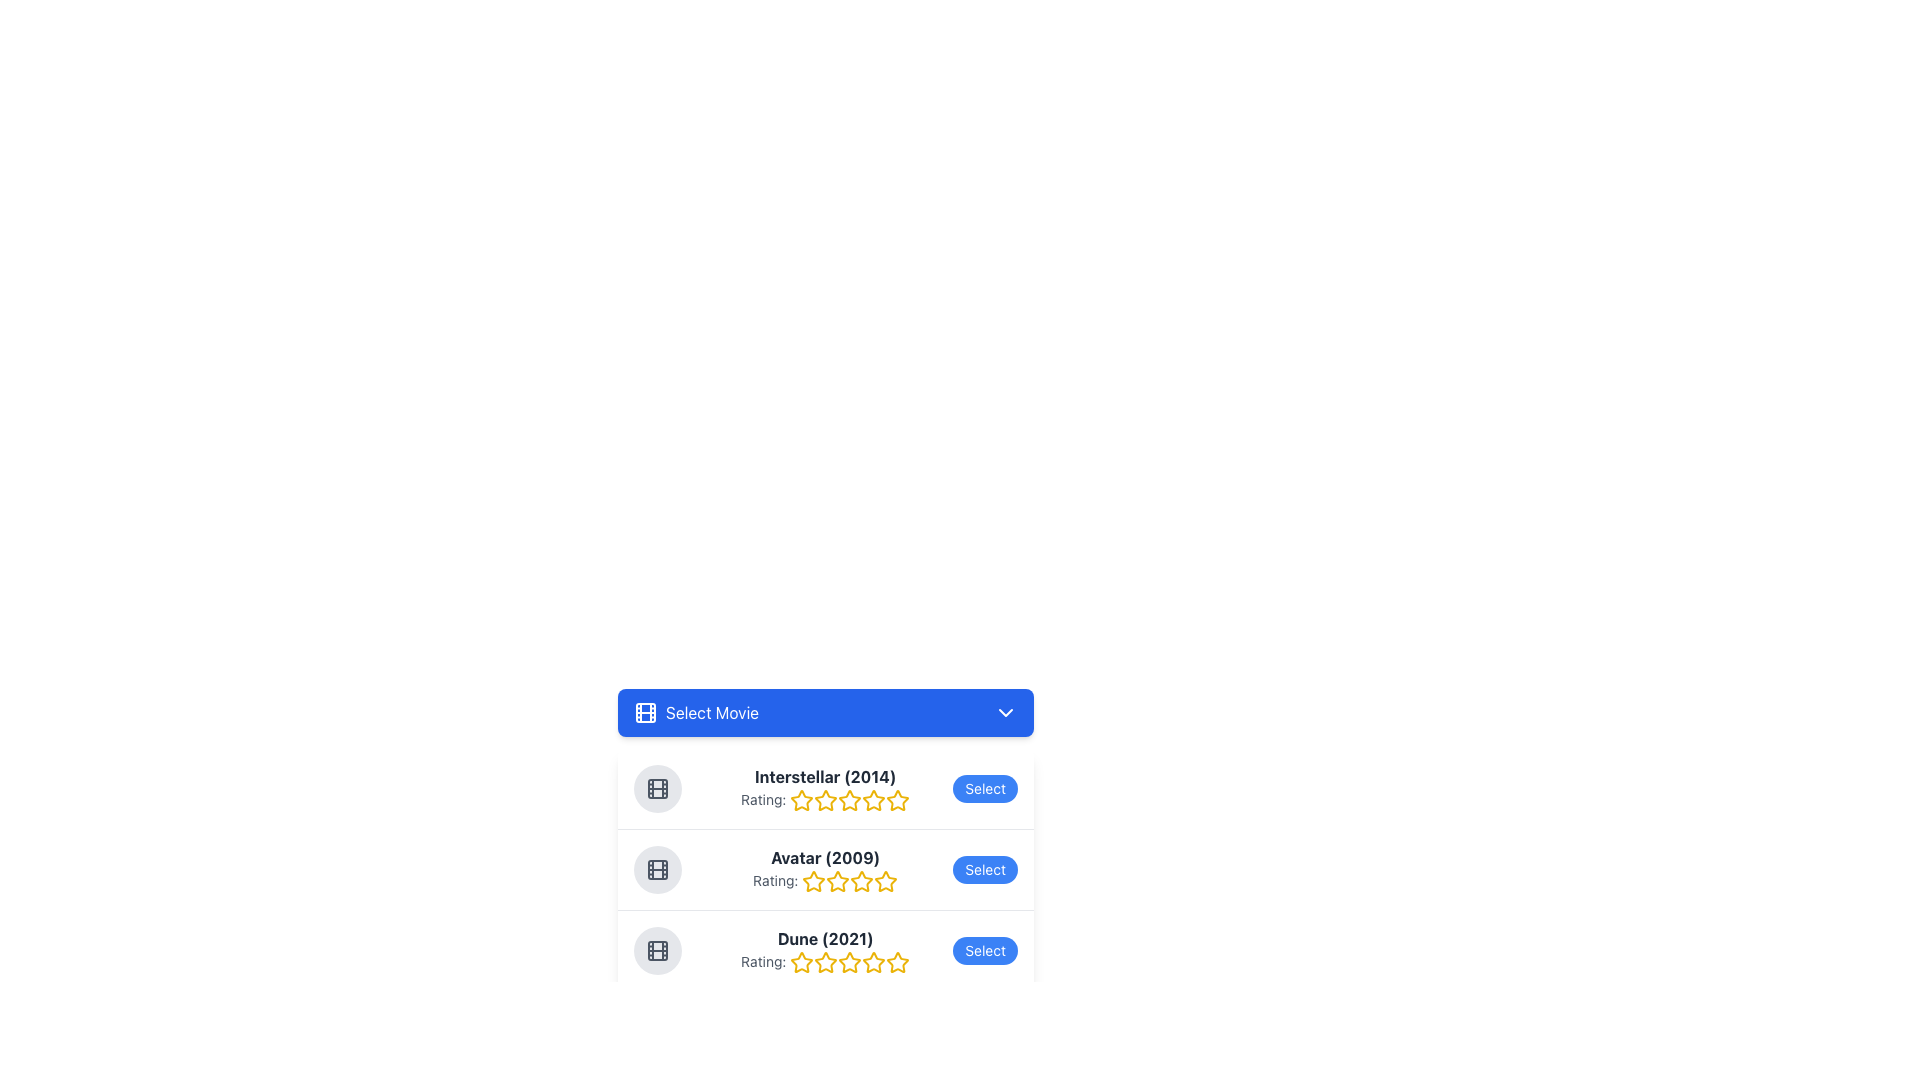 The height and width of the screenshot is (1080, 1920). What do you see at coordinates (897, 800) in the screenshot?
I see `the fifth yellow rating star icon located below the text 'Interstellar (2014)' to interact with it` at bounding box center [897, 800].